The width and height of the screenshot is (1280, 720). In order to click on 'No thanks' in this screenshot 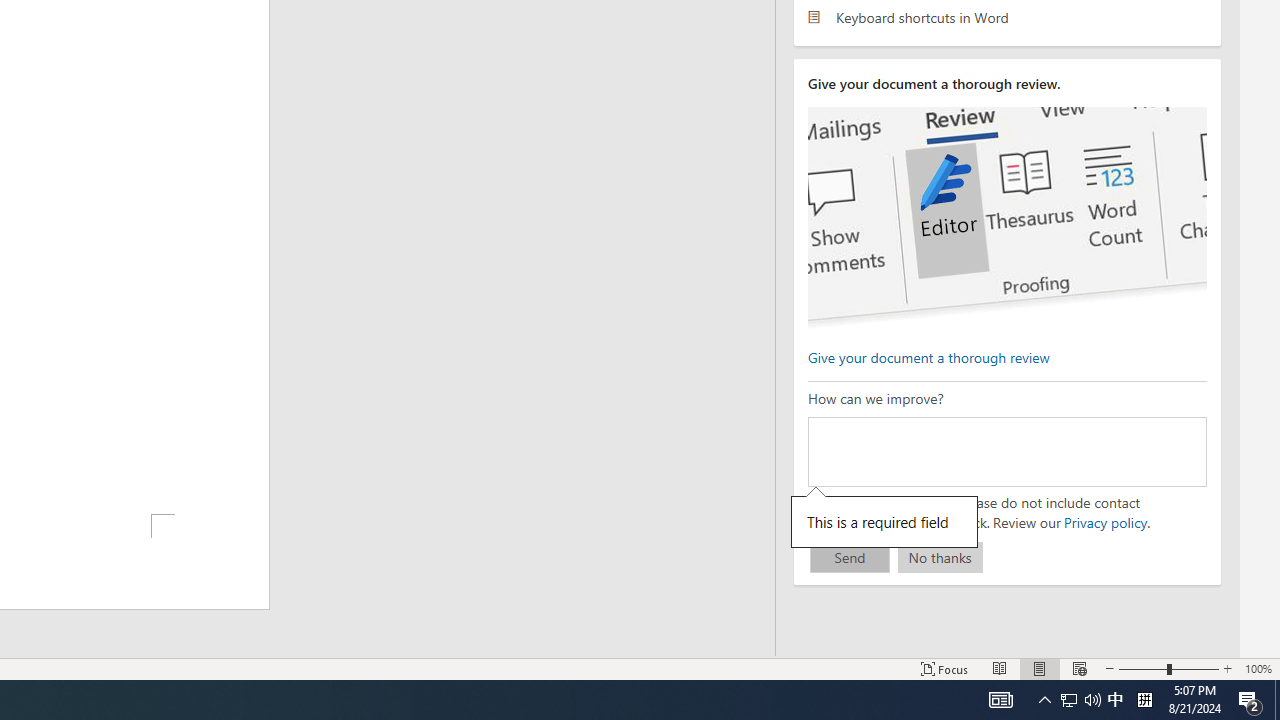, I will do `click(939, 557)`.